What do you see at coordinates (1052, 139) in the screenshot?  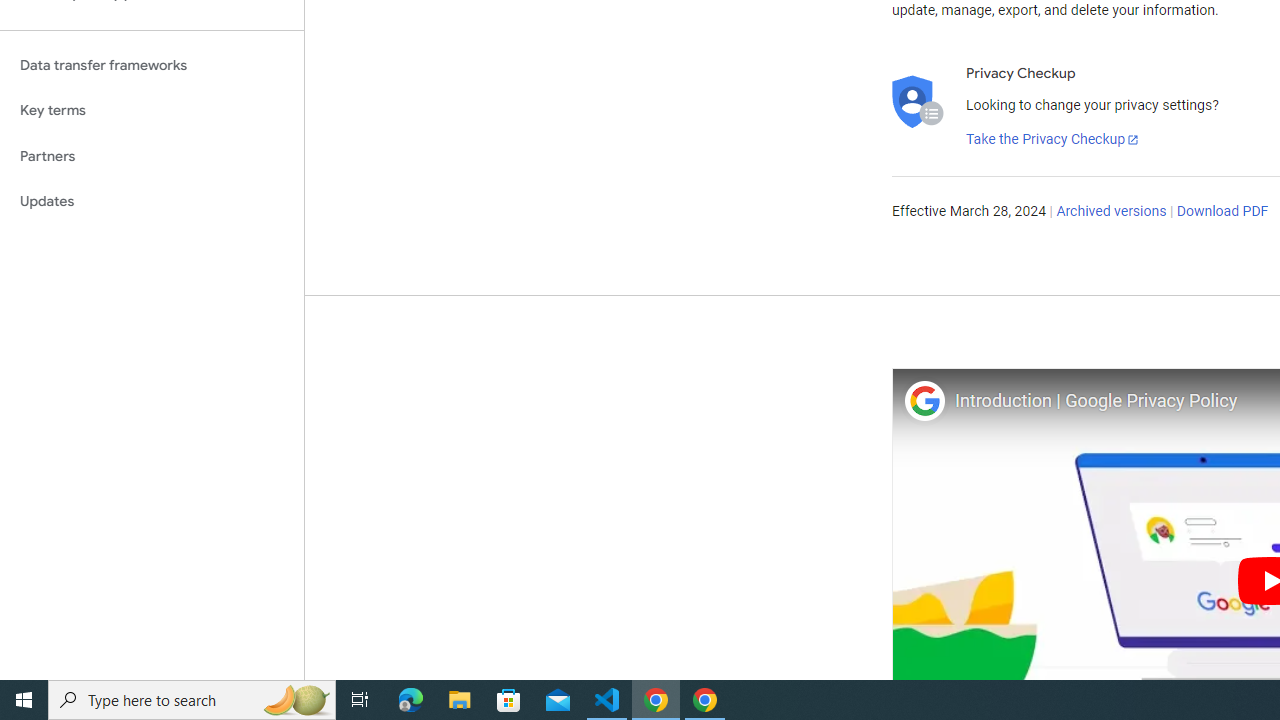 I see `'Take the Privacy Checkup'` at bounding box center [1052, 139].